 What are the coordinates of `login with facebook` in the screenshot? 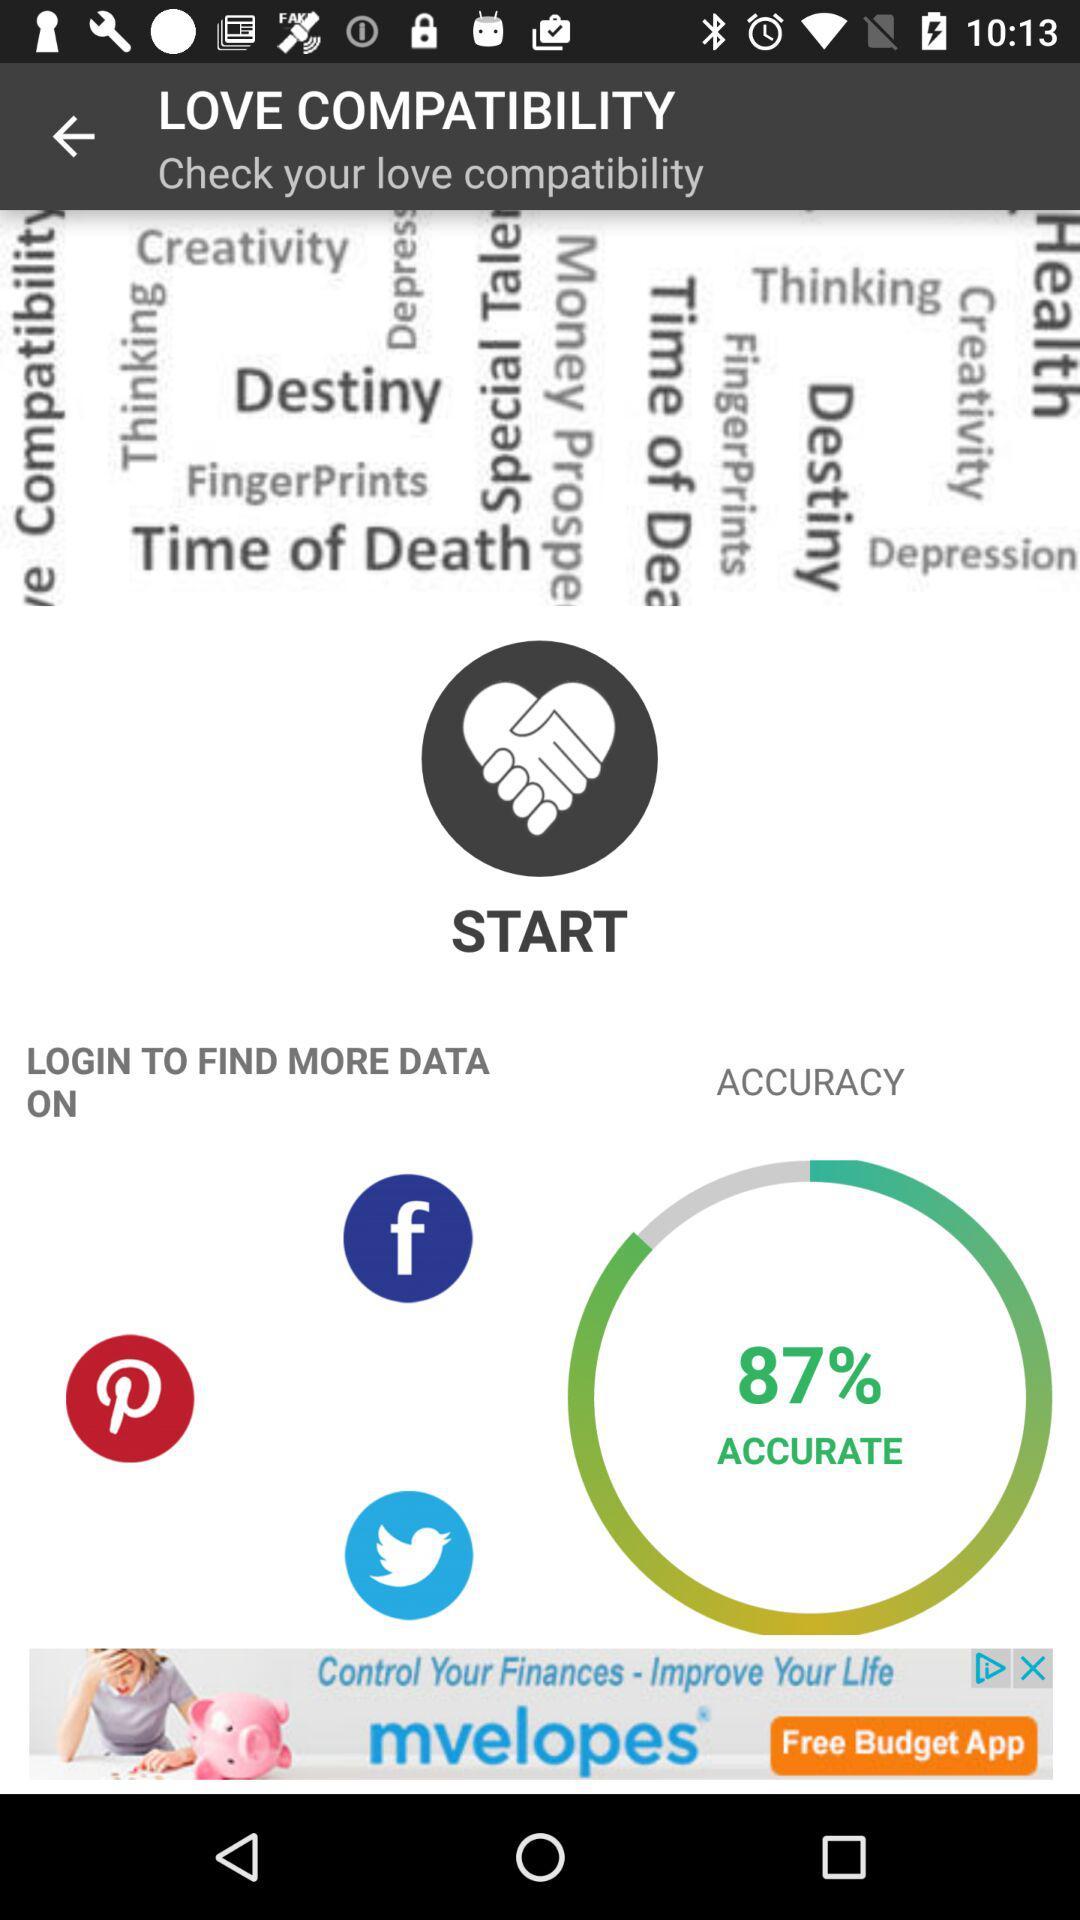 It's located at (407, 1237).